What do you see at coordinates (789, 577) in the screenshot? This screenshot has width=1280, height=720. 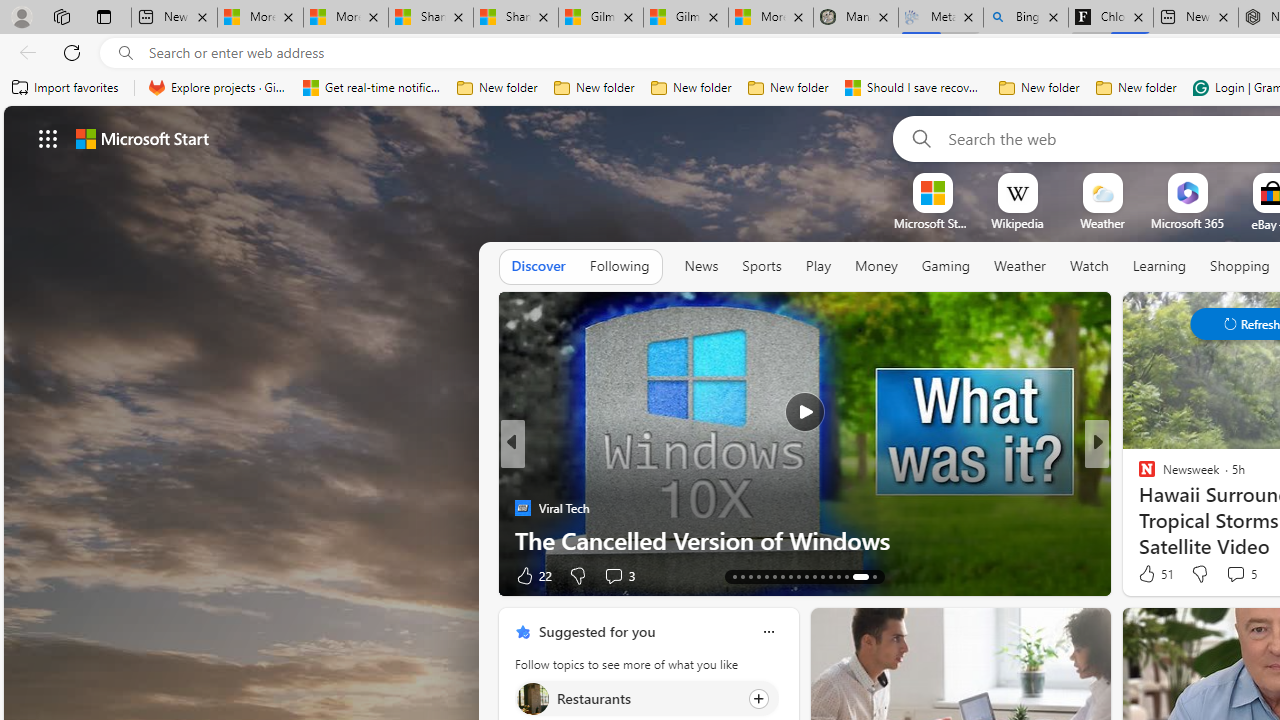 I see `'AutomationID: tab-24'` at bounding box center [789, 577].